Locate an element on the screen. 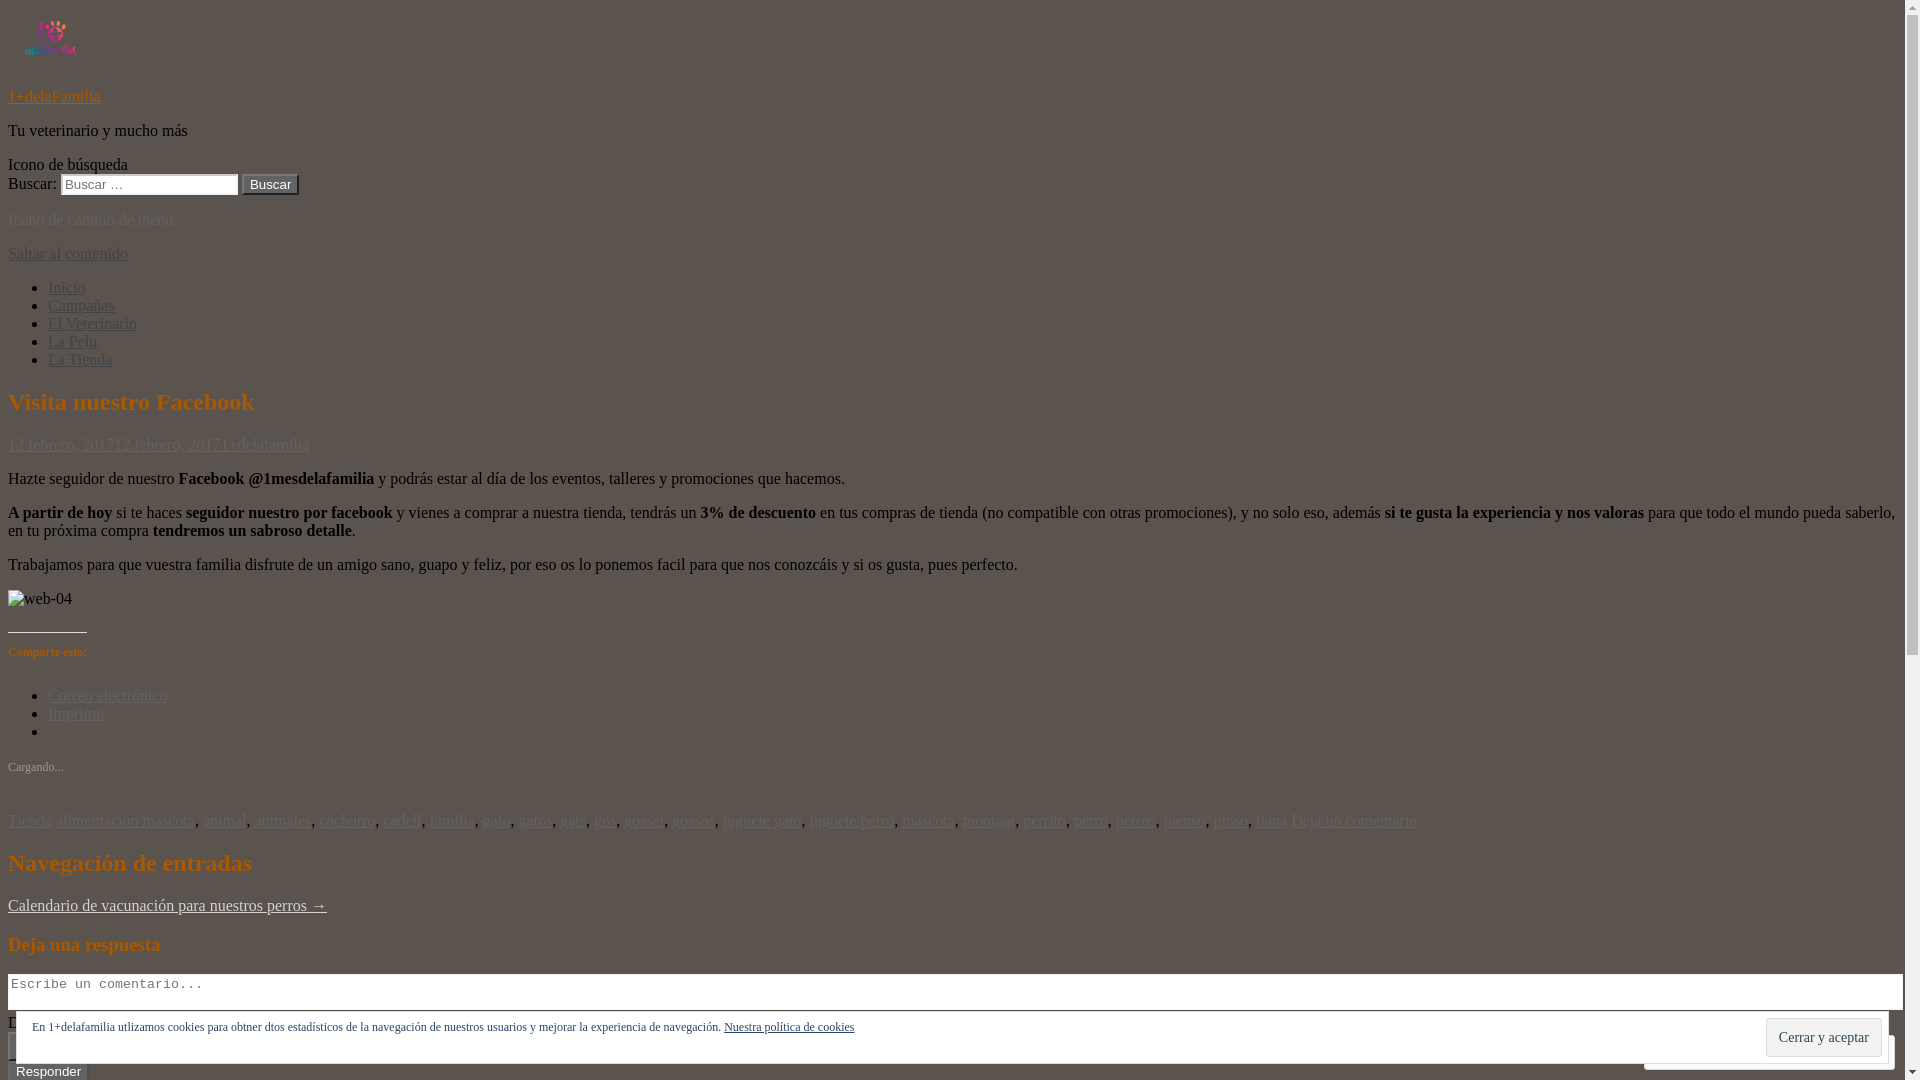  'gos' is located at coordinates (593, 820).